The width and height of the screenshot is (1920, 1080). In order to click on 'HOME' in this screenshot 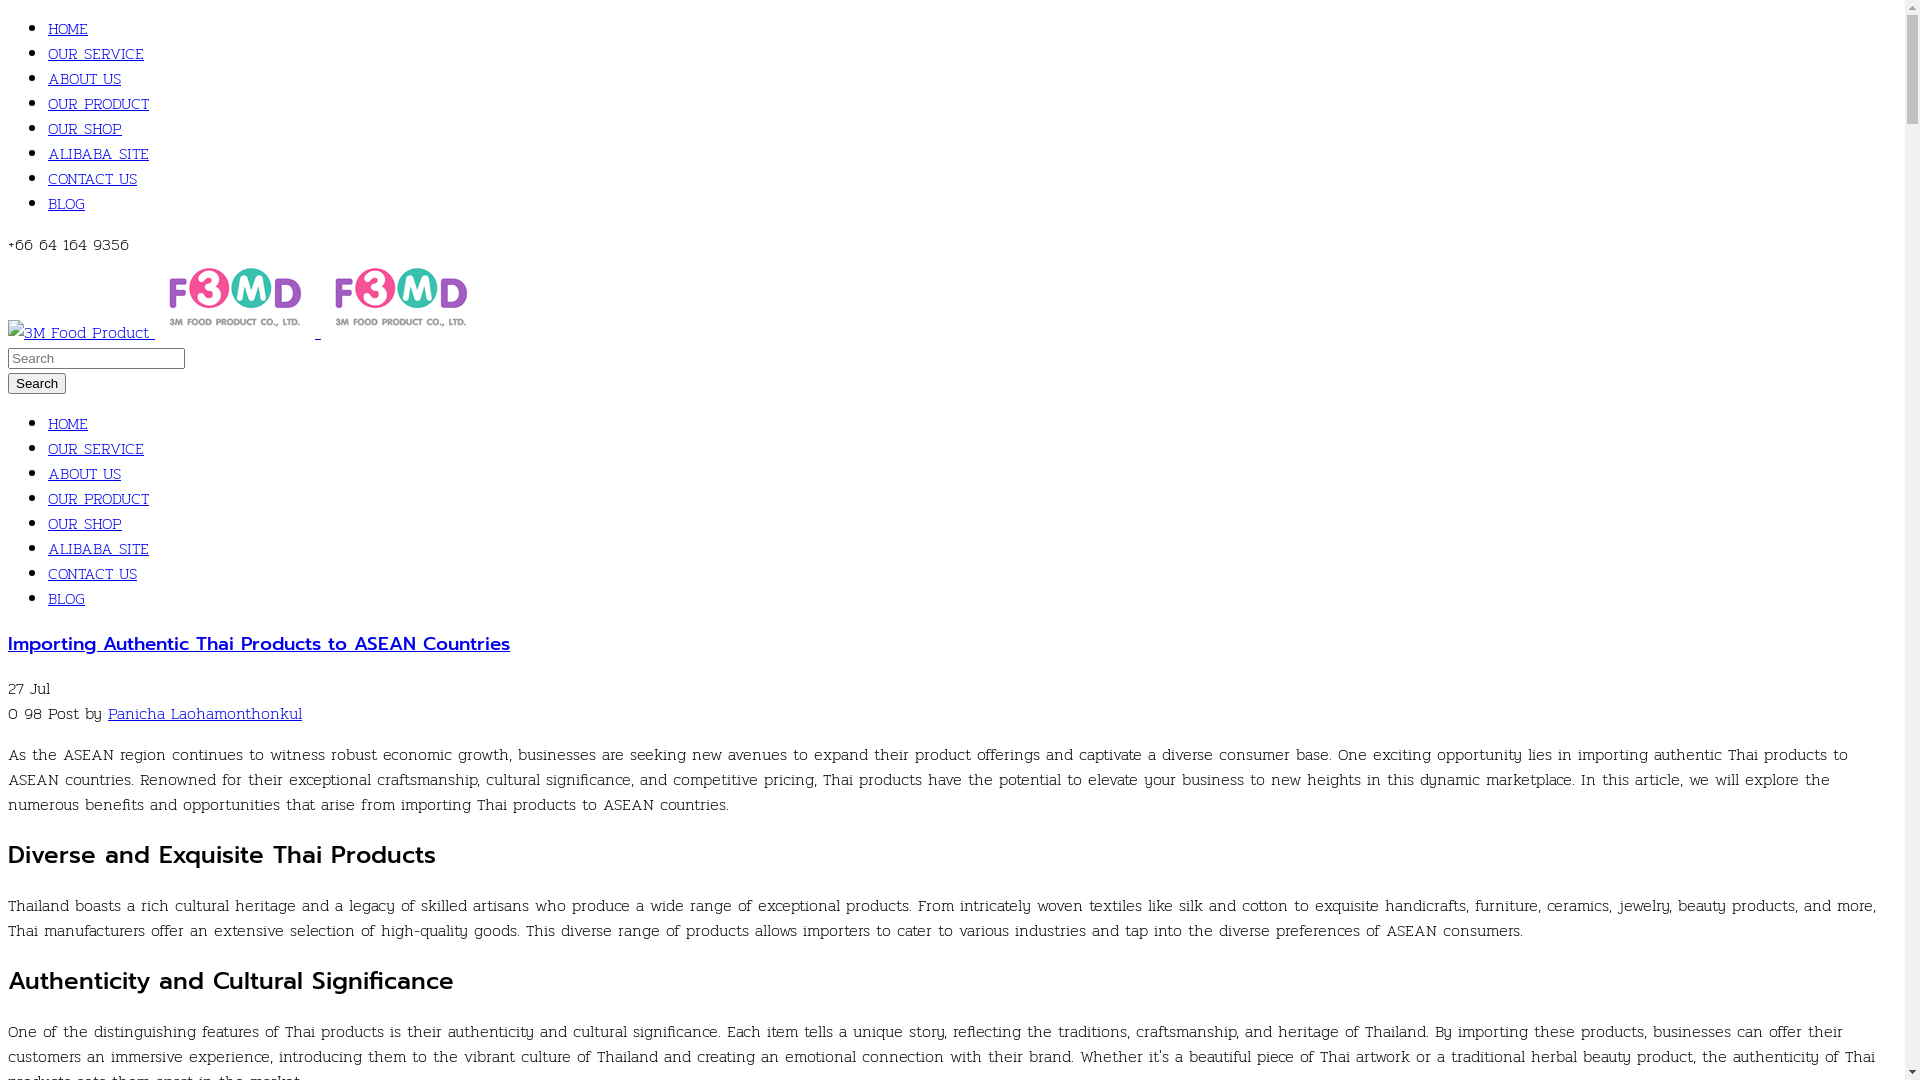, I will do `click(67, 28)`.